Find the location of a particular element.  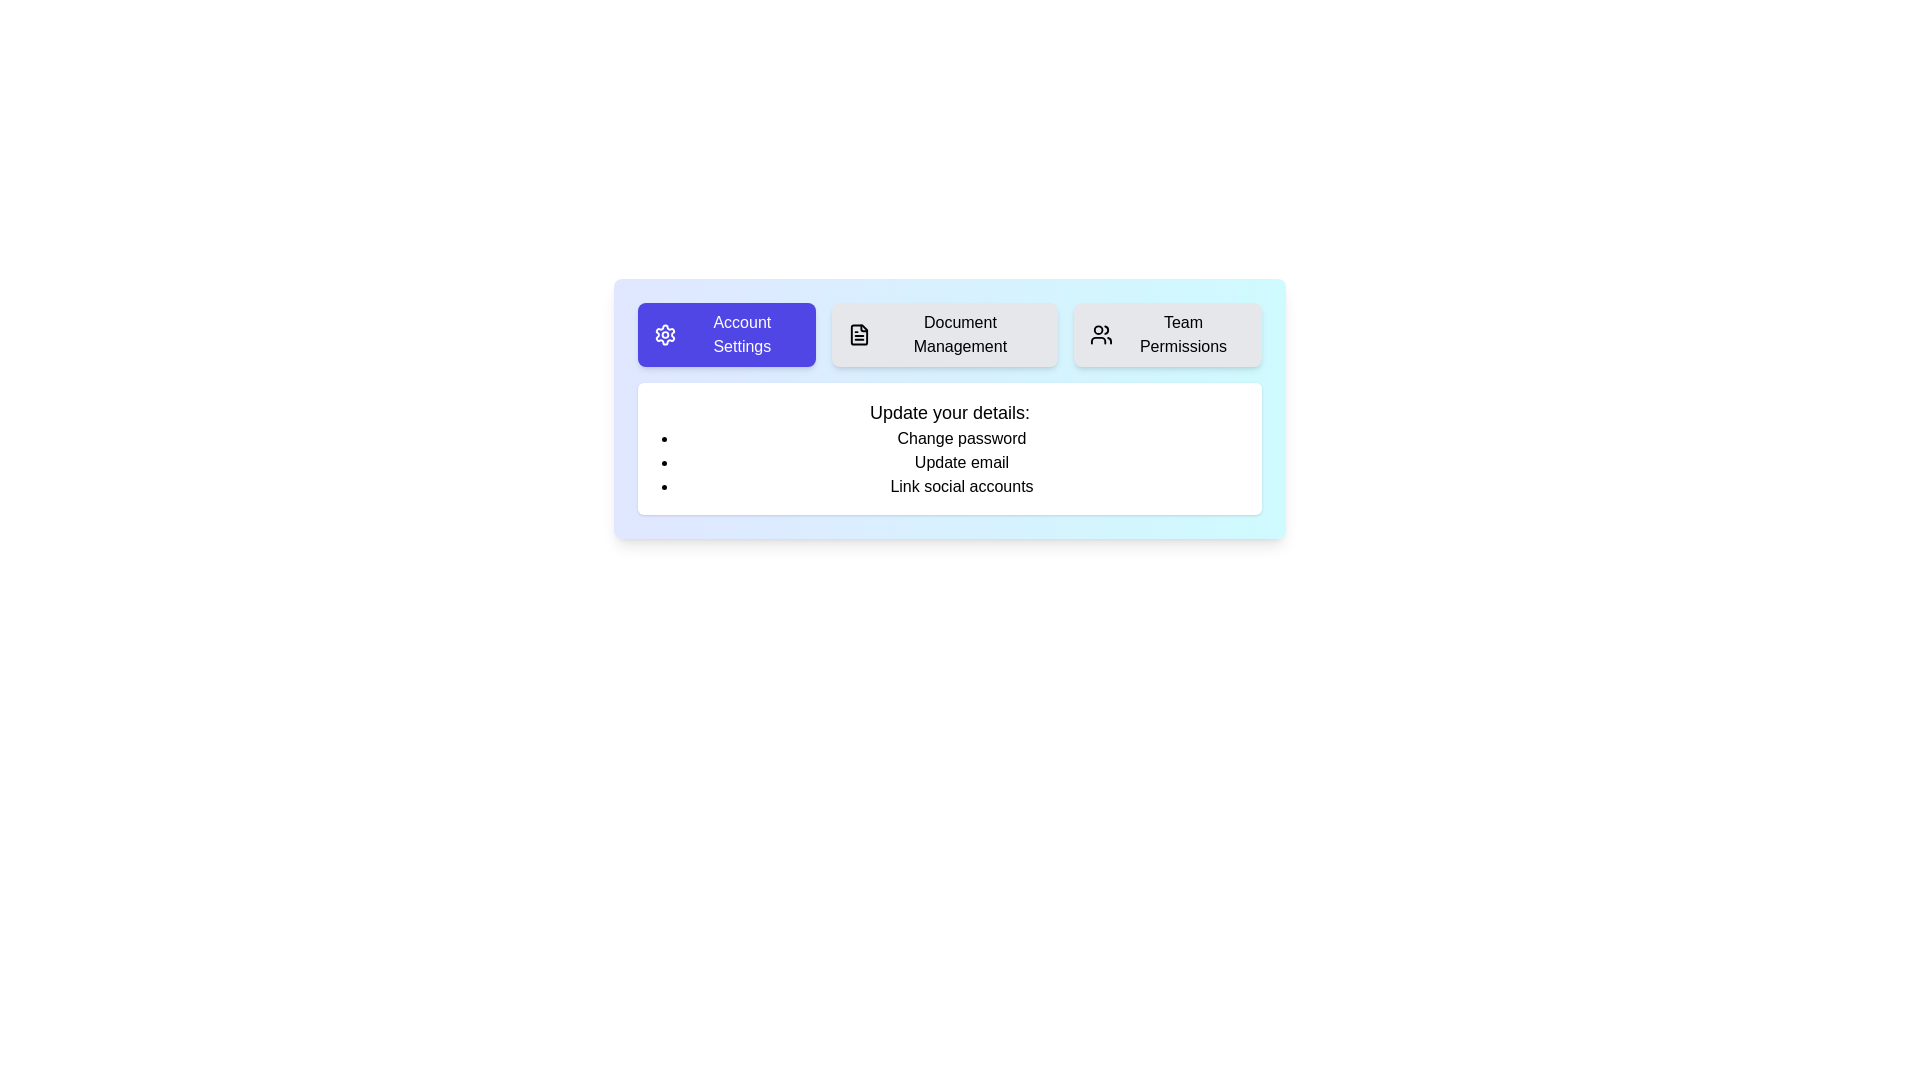

the 'Document Management' button to trigger its hover effects, which is the middle button in a horizontal alignment of three buttons is located at coordinates (943, 334).